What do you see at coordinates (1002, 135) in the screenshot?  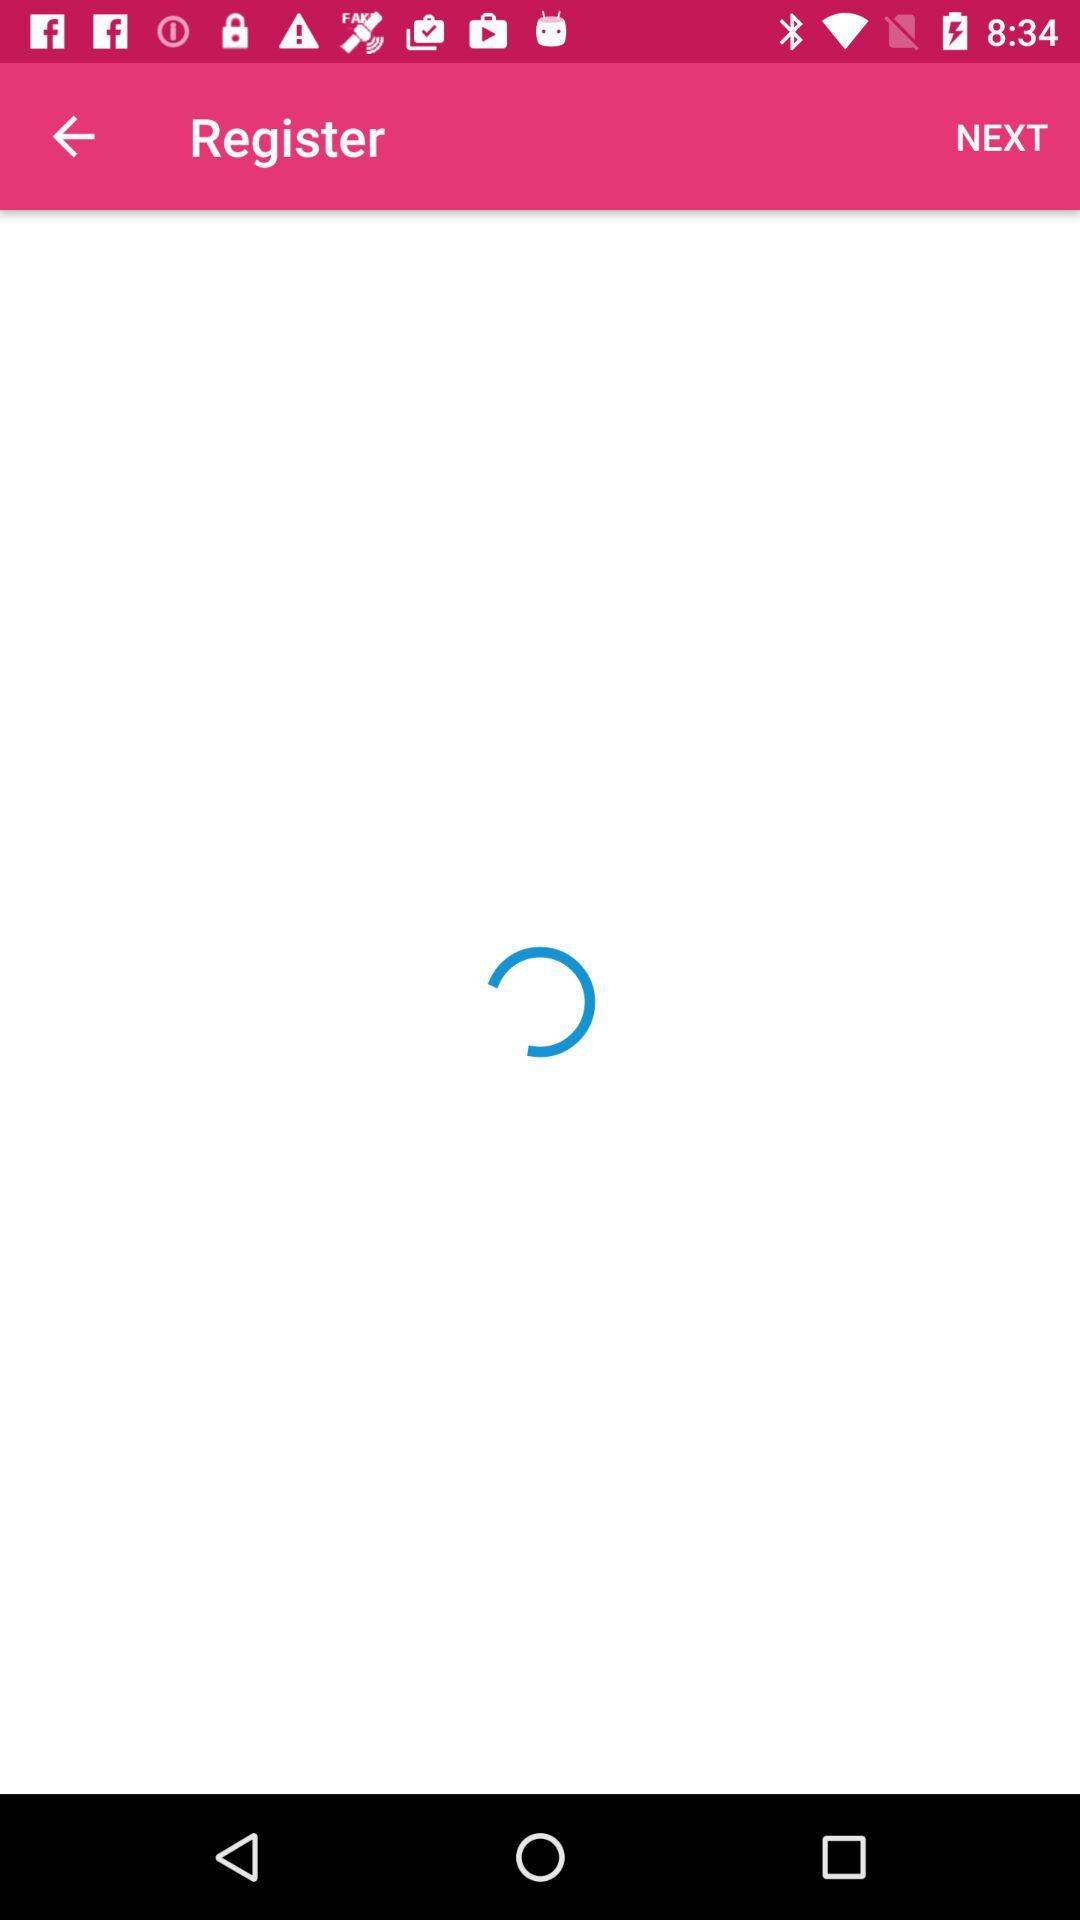 I see `the item at the top right corner` at bounding box center [1002, 135].